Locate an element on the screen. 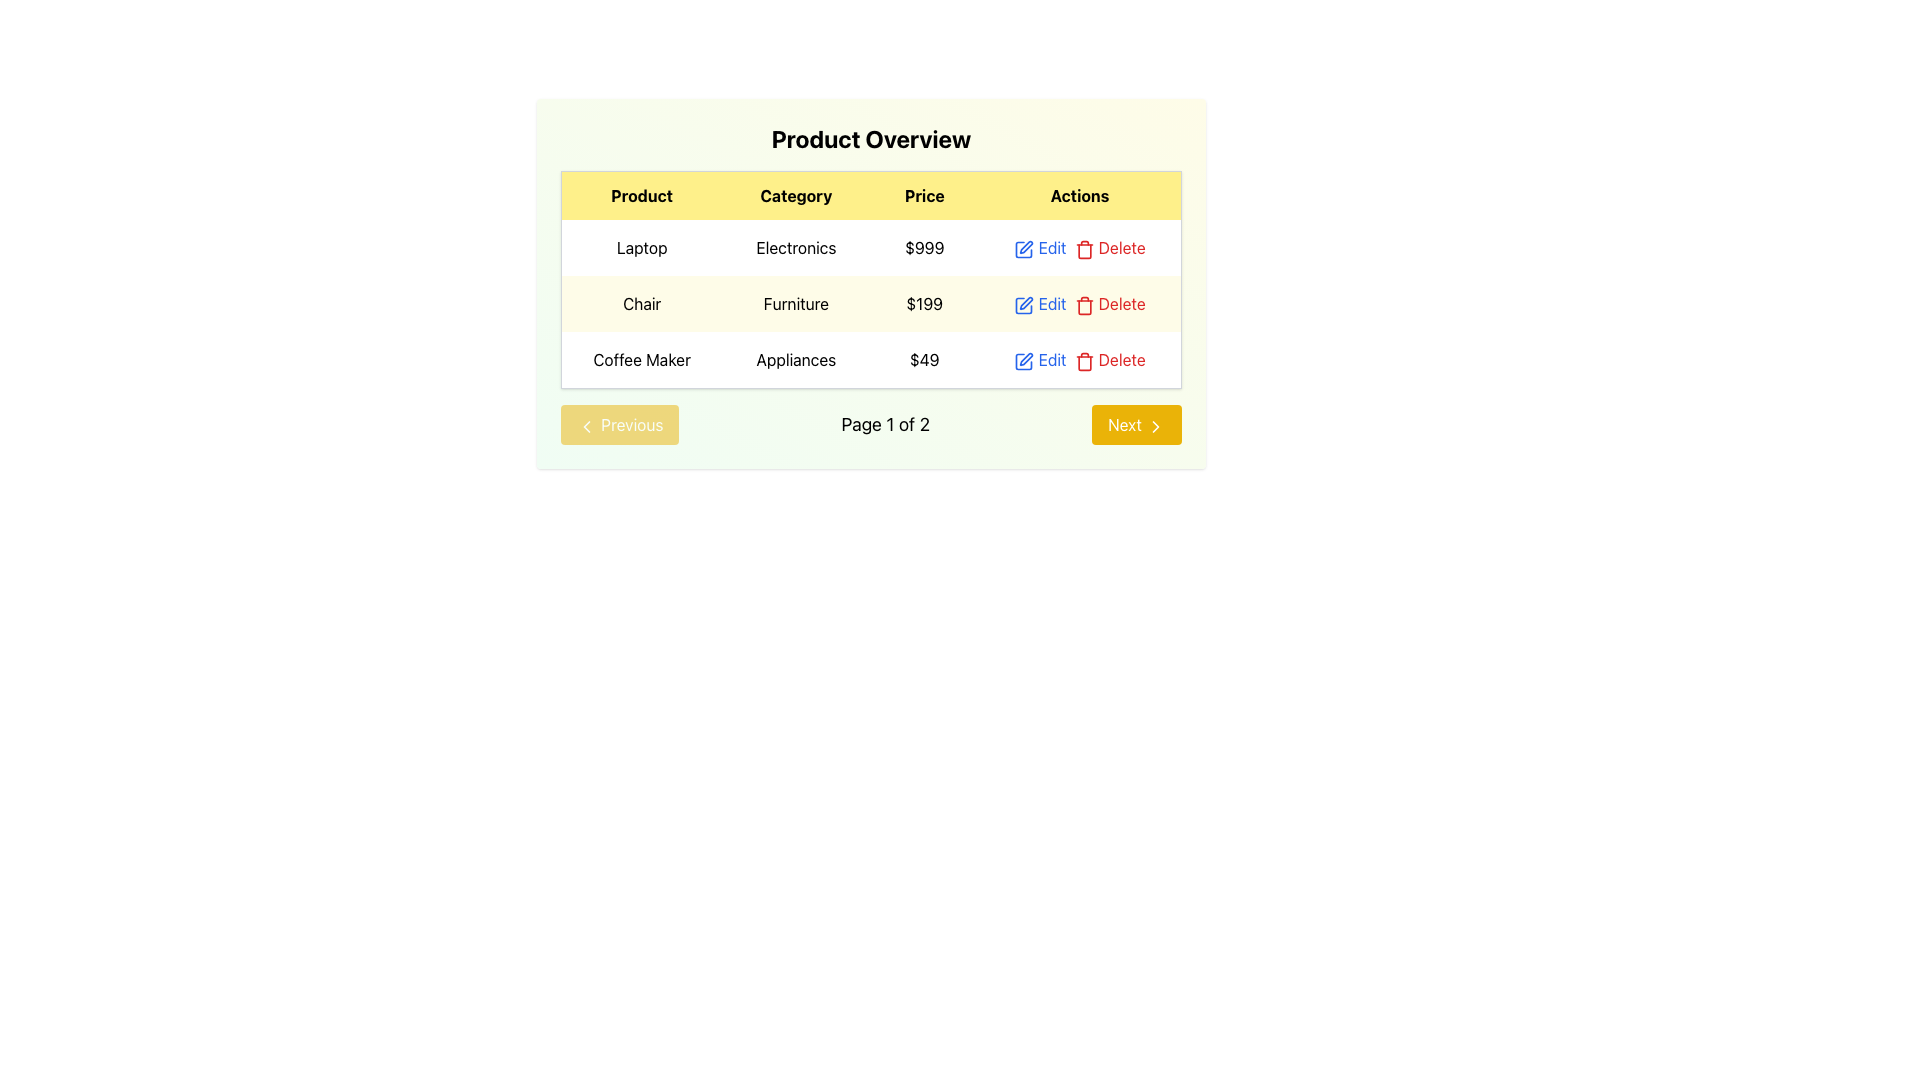 The image size is (1920, 1080). the 'Coffee Maker' text label located in the first column of the third row of the product table is located at coordinates (641, 360).